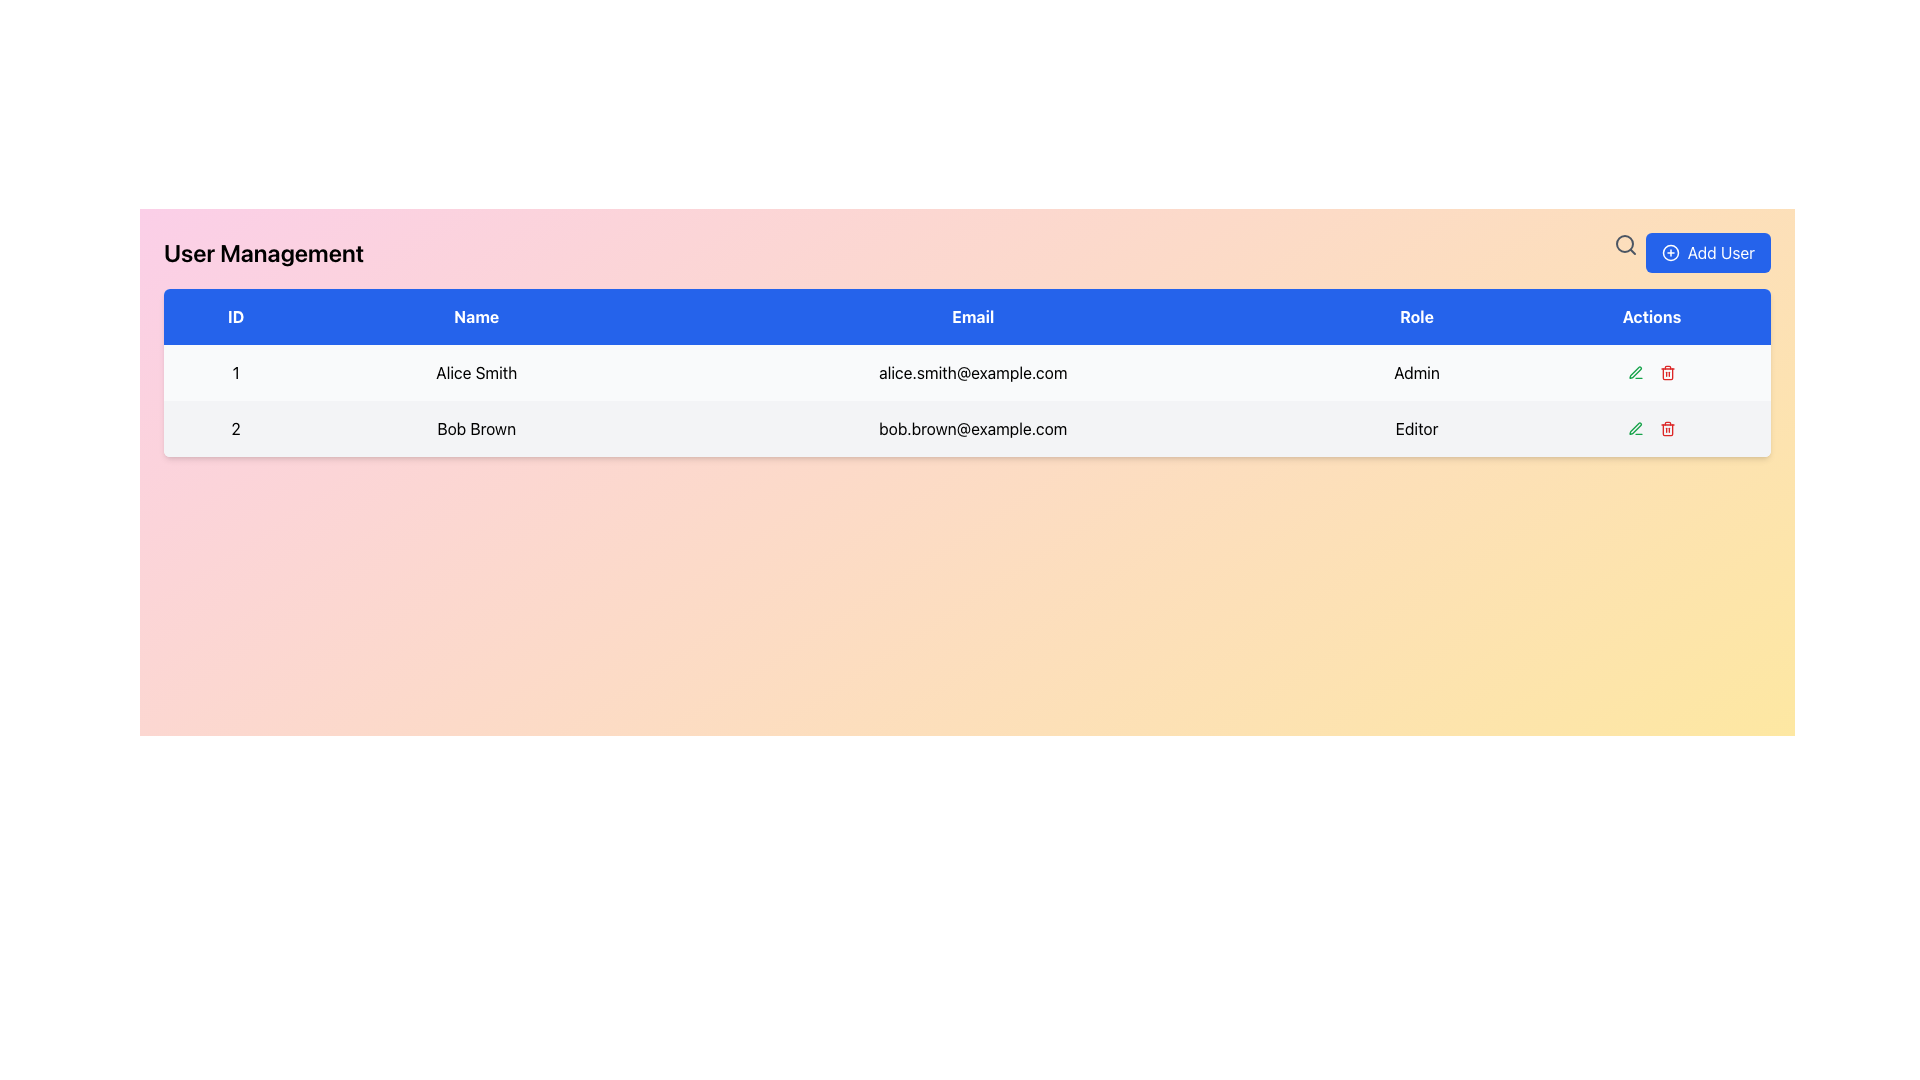 This screenshot has width=1920, height=1080. Describe the element at coordinates (1651, 373) in the screenshot. I see `the interactive icons group in the 'Actions' column of the user management table for 'Alice Smith'` at that location.